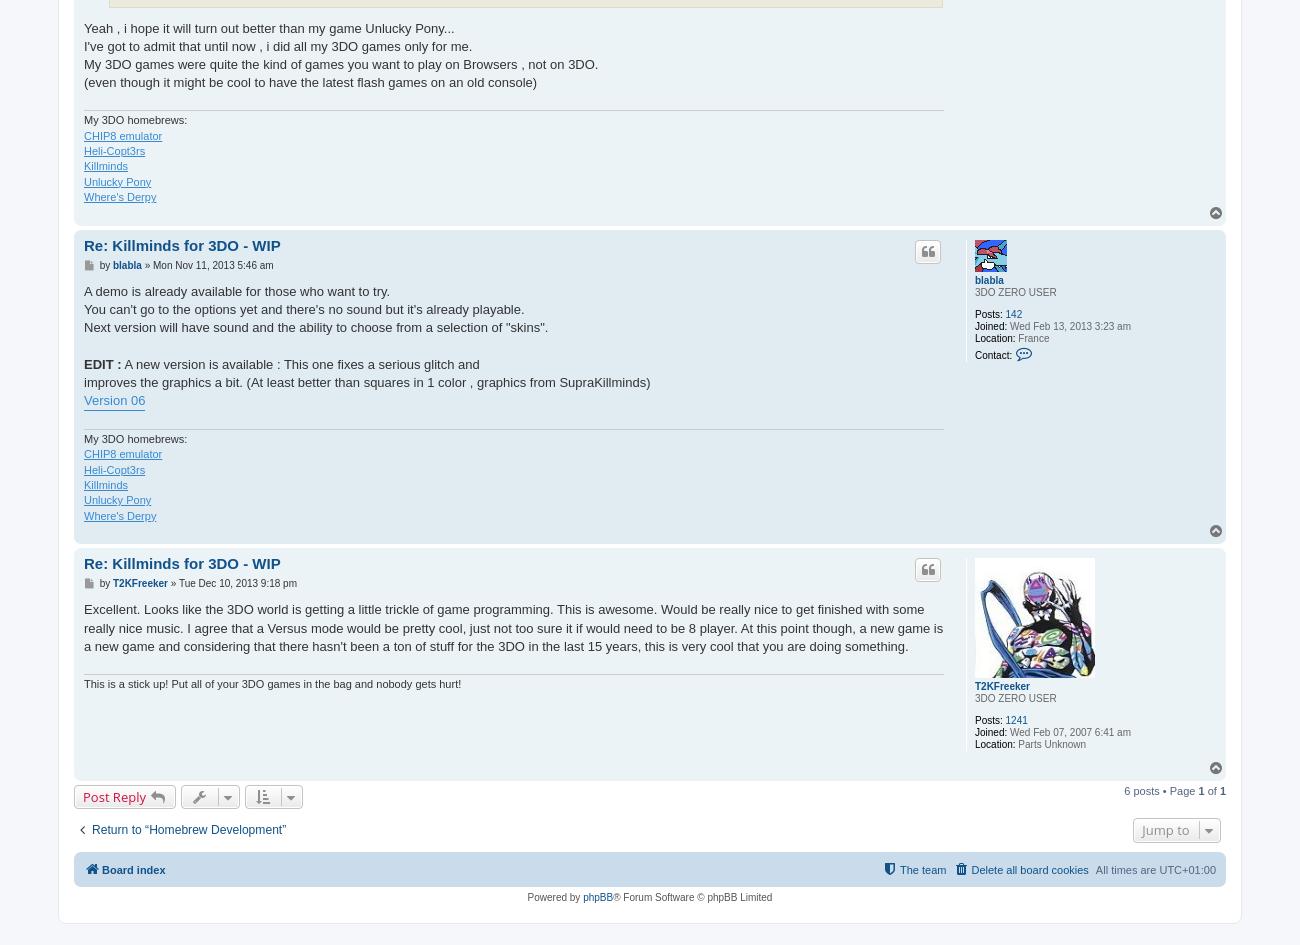 The width and height of the screenshot is (1300, 945). Describe the element at coordinates (339, 64) in the screenshot. I see `'My 3DO games were quite the kind of games you want to play on Browsers , not on 3DO.'` at that location.